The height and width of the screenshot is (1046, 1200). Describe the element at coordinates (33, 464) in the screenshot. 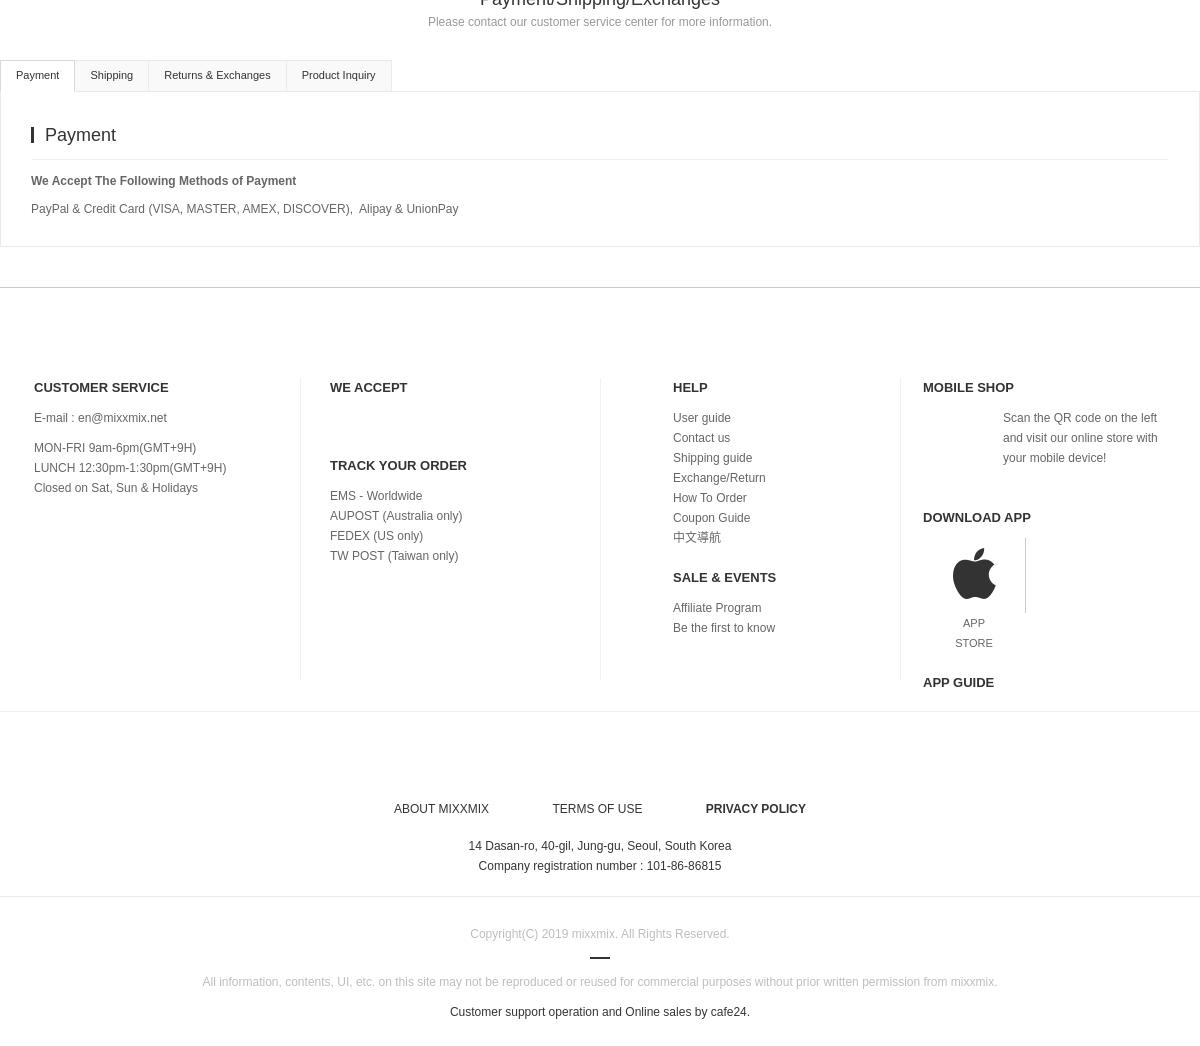

I see `'LUNCH 12:30pm-1:30pm(GMT+9H)'` at that location.